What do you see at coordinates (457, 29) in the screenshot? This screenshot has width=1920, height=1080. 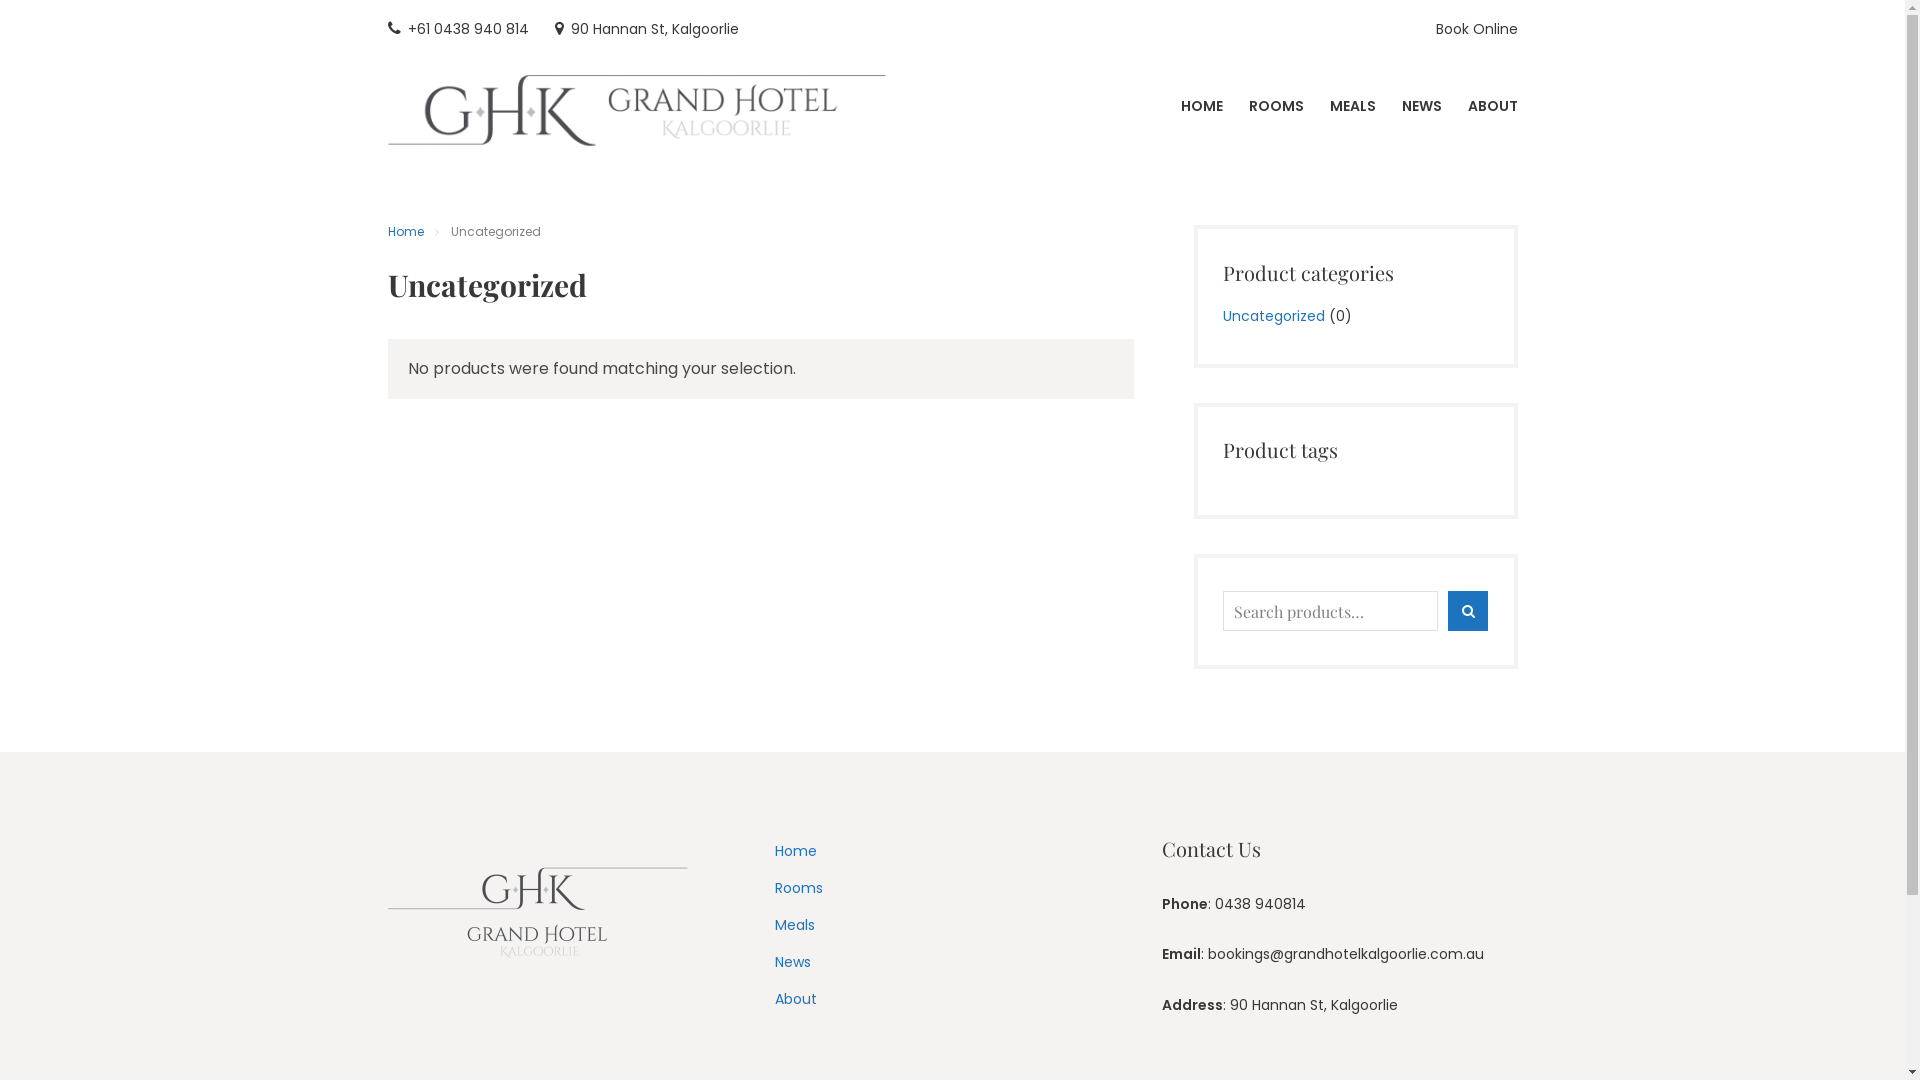 I see `'+61 0438 940 814'` at bounding box center [457, 29].